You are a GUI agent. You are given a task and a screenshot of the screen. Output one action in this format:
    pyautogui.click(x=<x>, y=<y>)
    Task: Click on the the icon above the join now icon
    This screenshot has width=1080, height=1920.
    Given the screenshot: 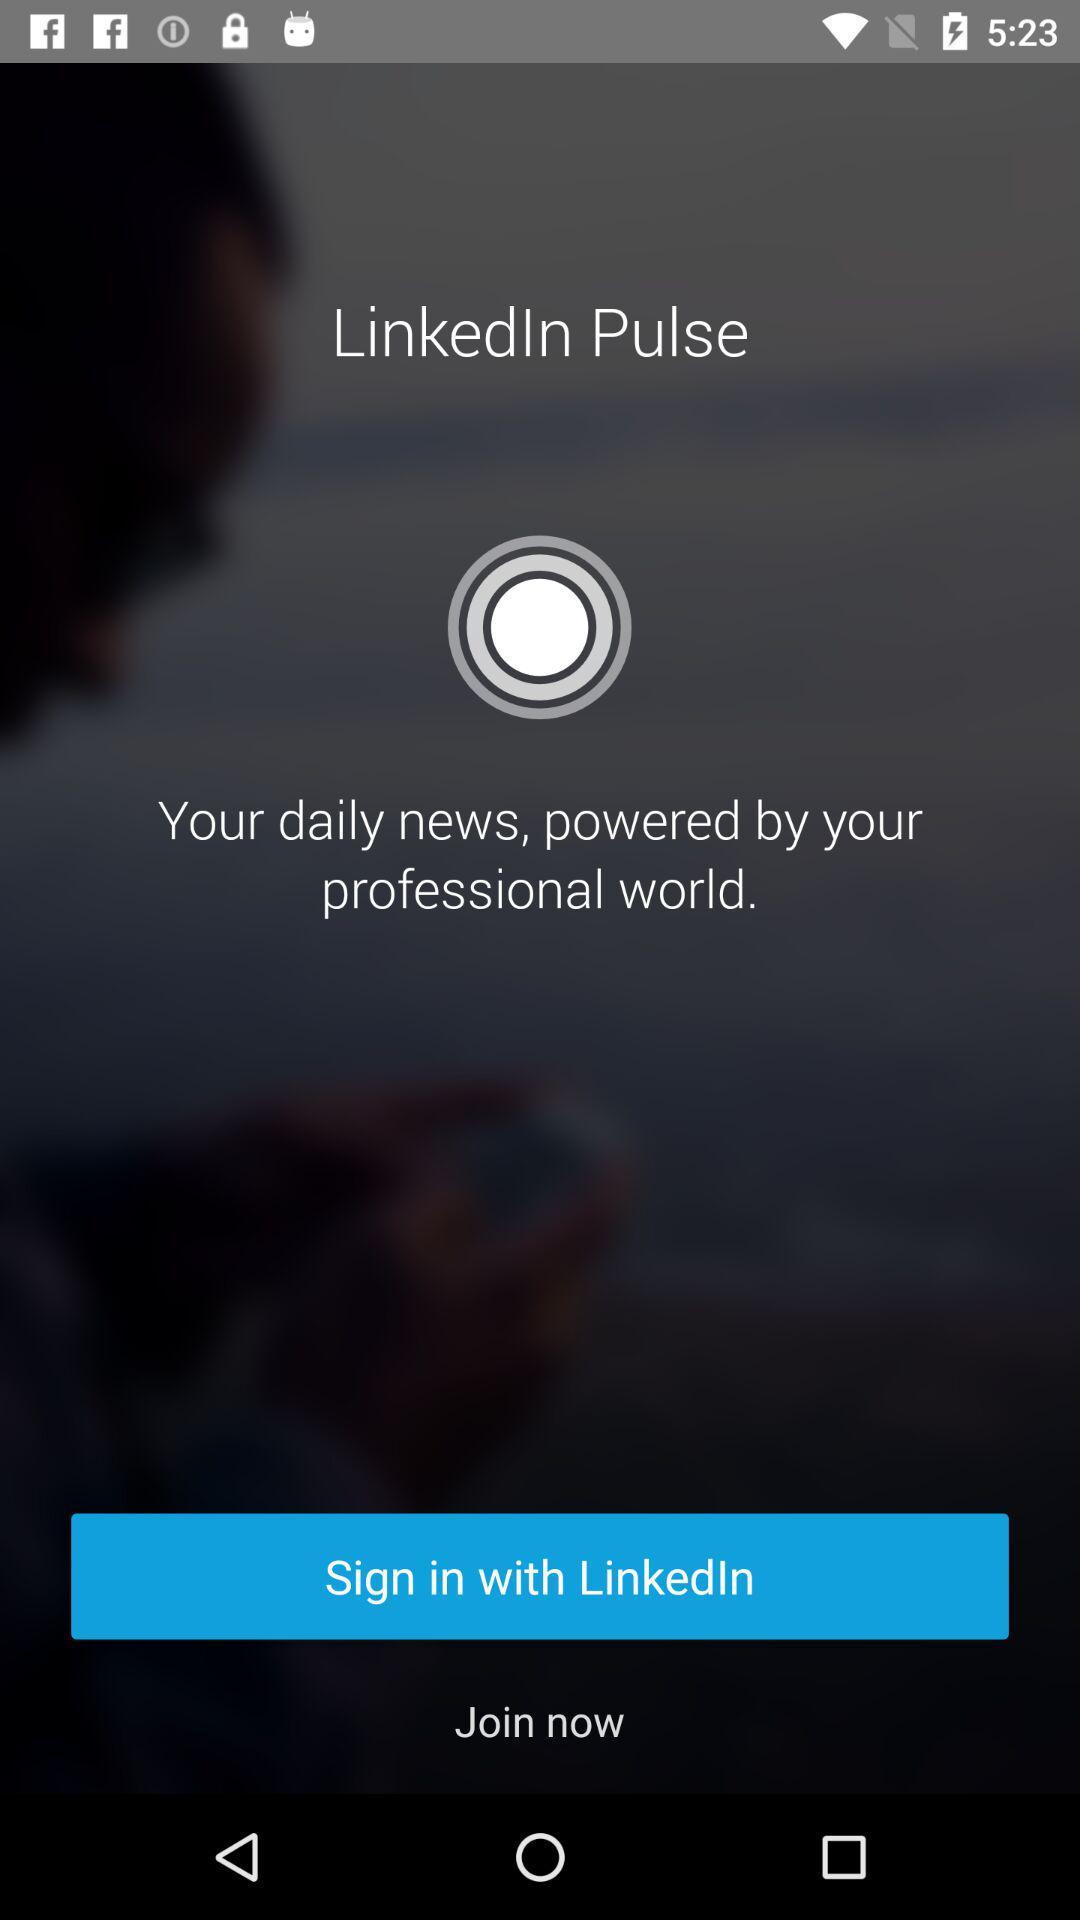 What is the action you would take?
    pyautogui.click(x=540, y=1575)
    